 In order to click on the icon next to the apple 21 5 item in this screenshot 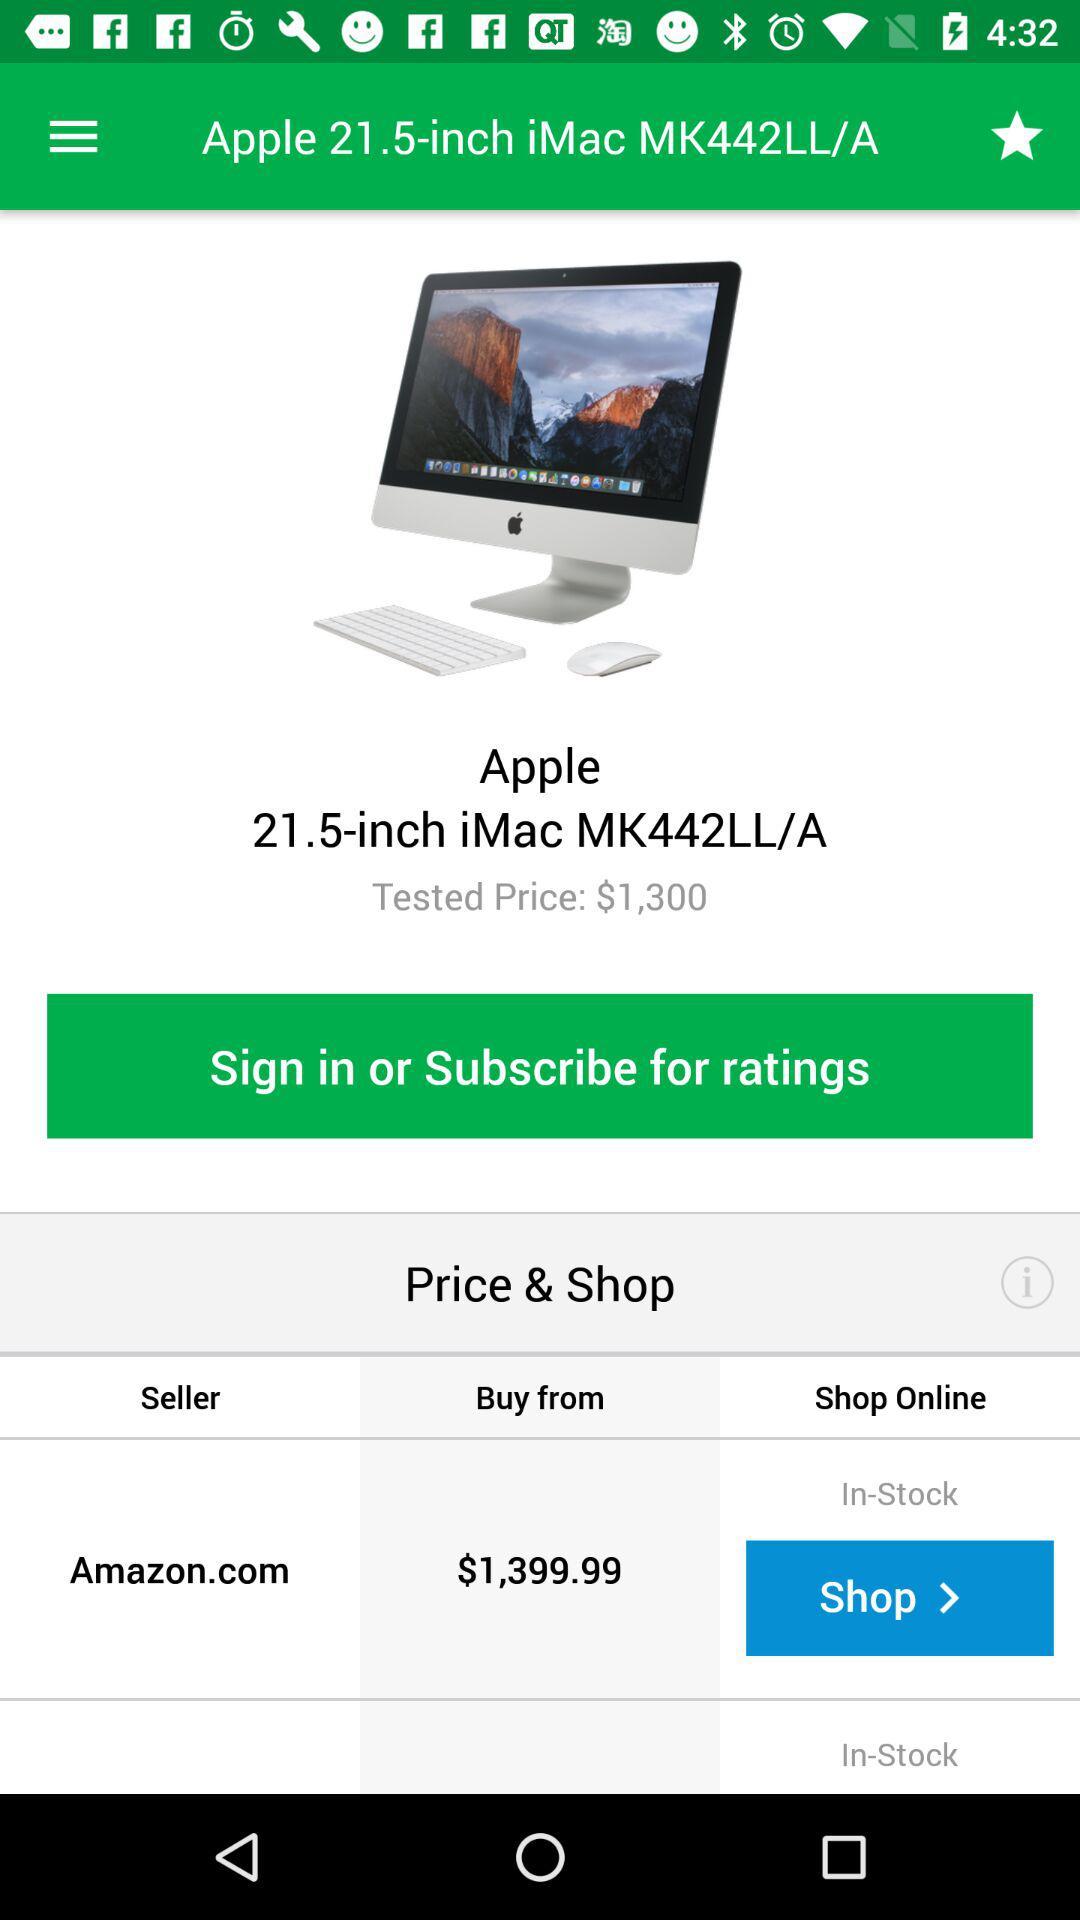, I will do `click(1017, 135)`.